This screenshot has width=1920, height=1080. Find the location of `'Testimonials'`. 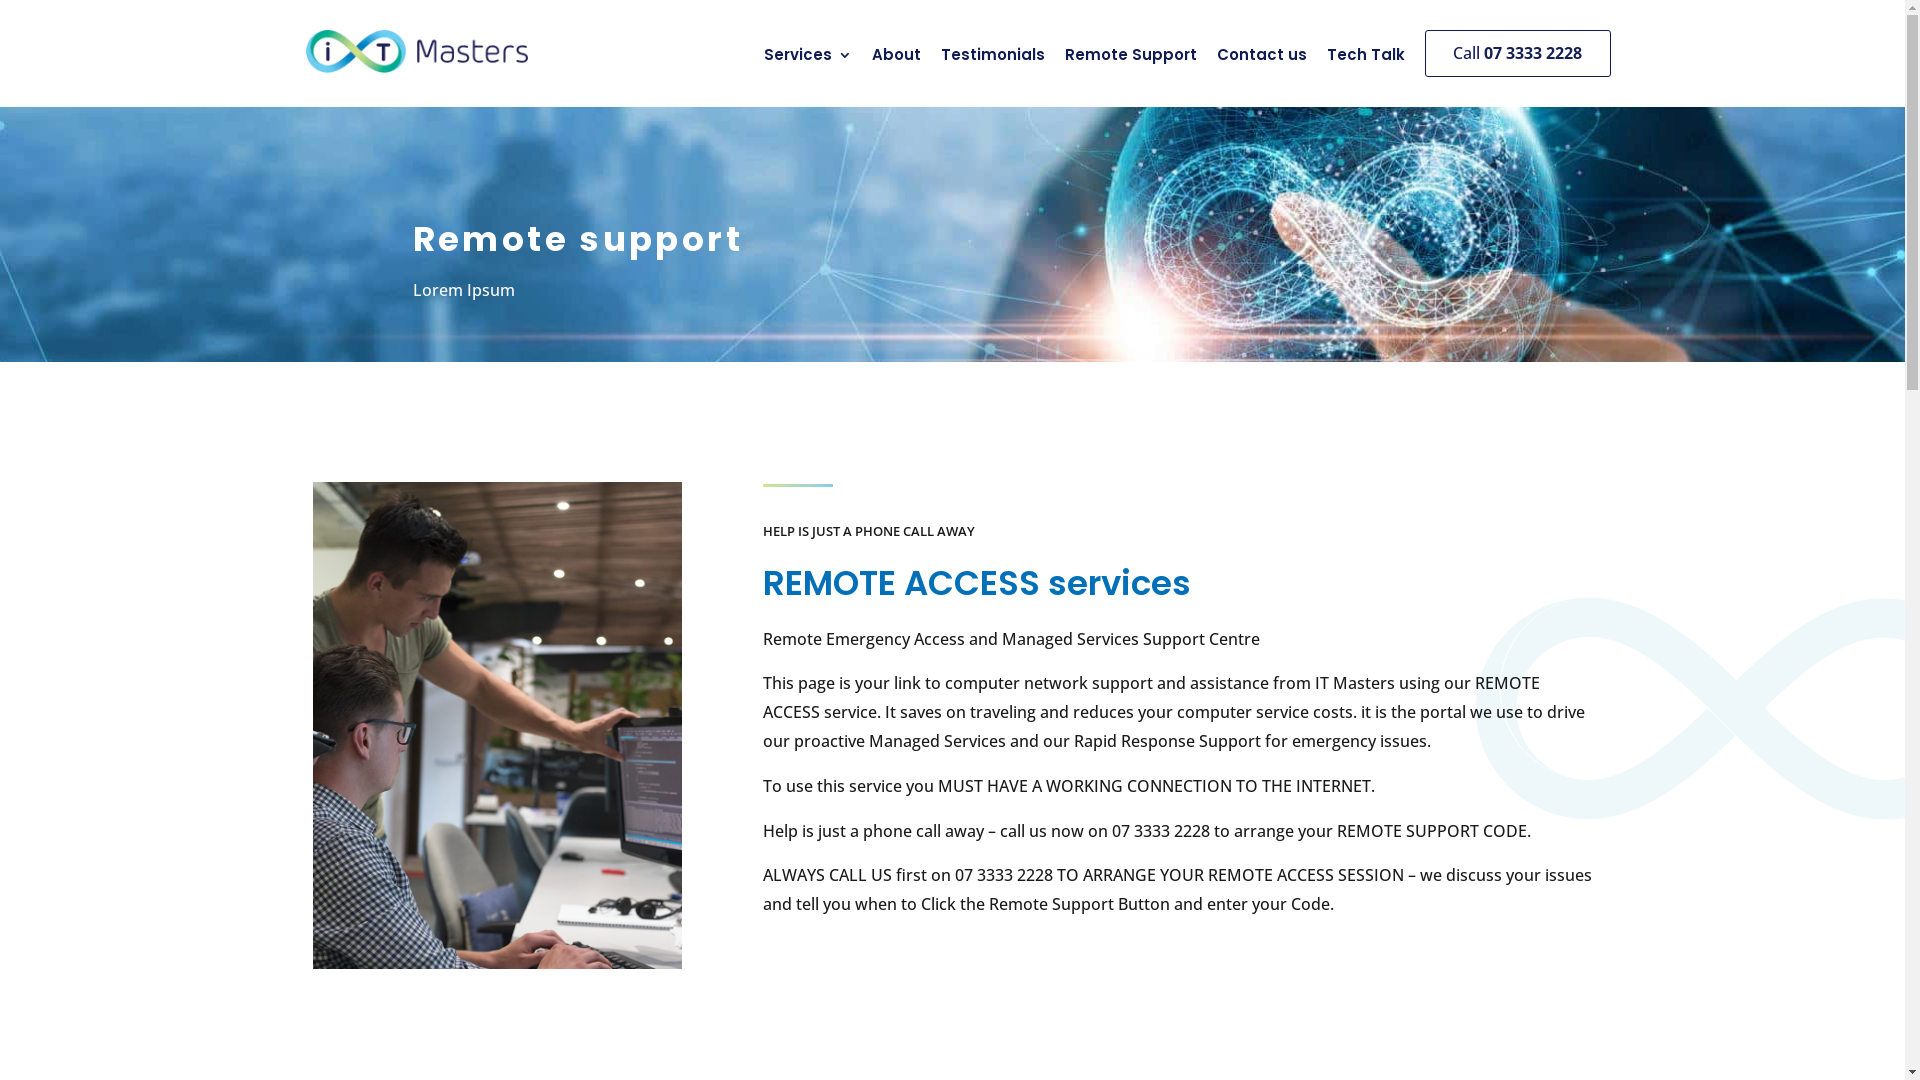

'Testimonials' is located at coordinates (985, 57).